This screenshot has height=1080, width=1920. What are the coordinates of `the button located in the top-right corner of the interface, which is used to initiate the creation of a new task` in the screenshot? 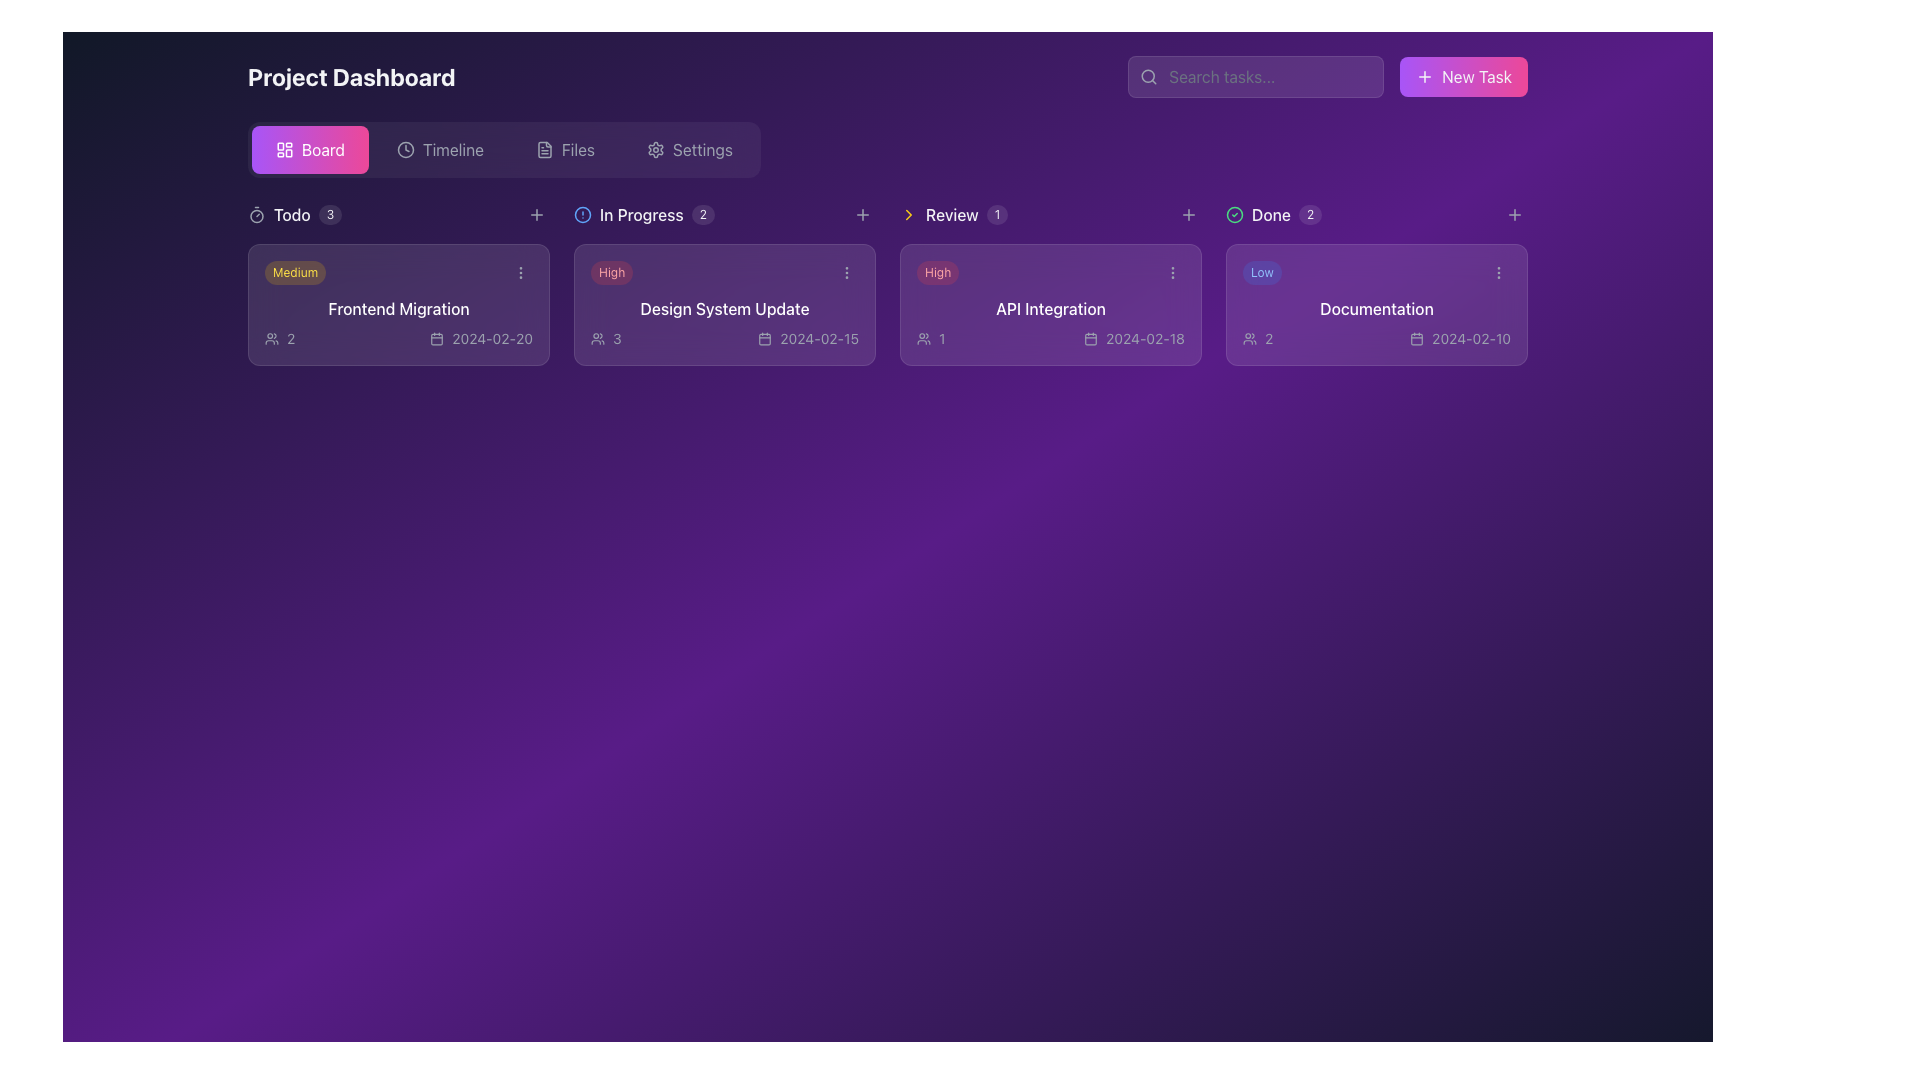 It's located at (1464, 76).